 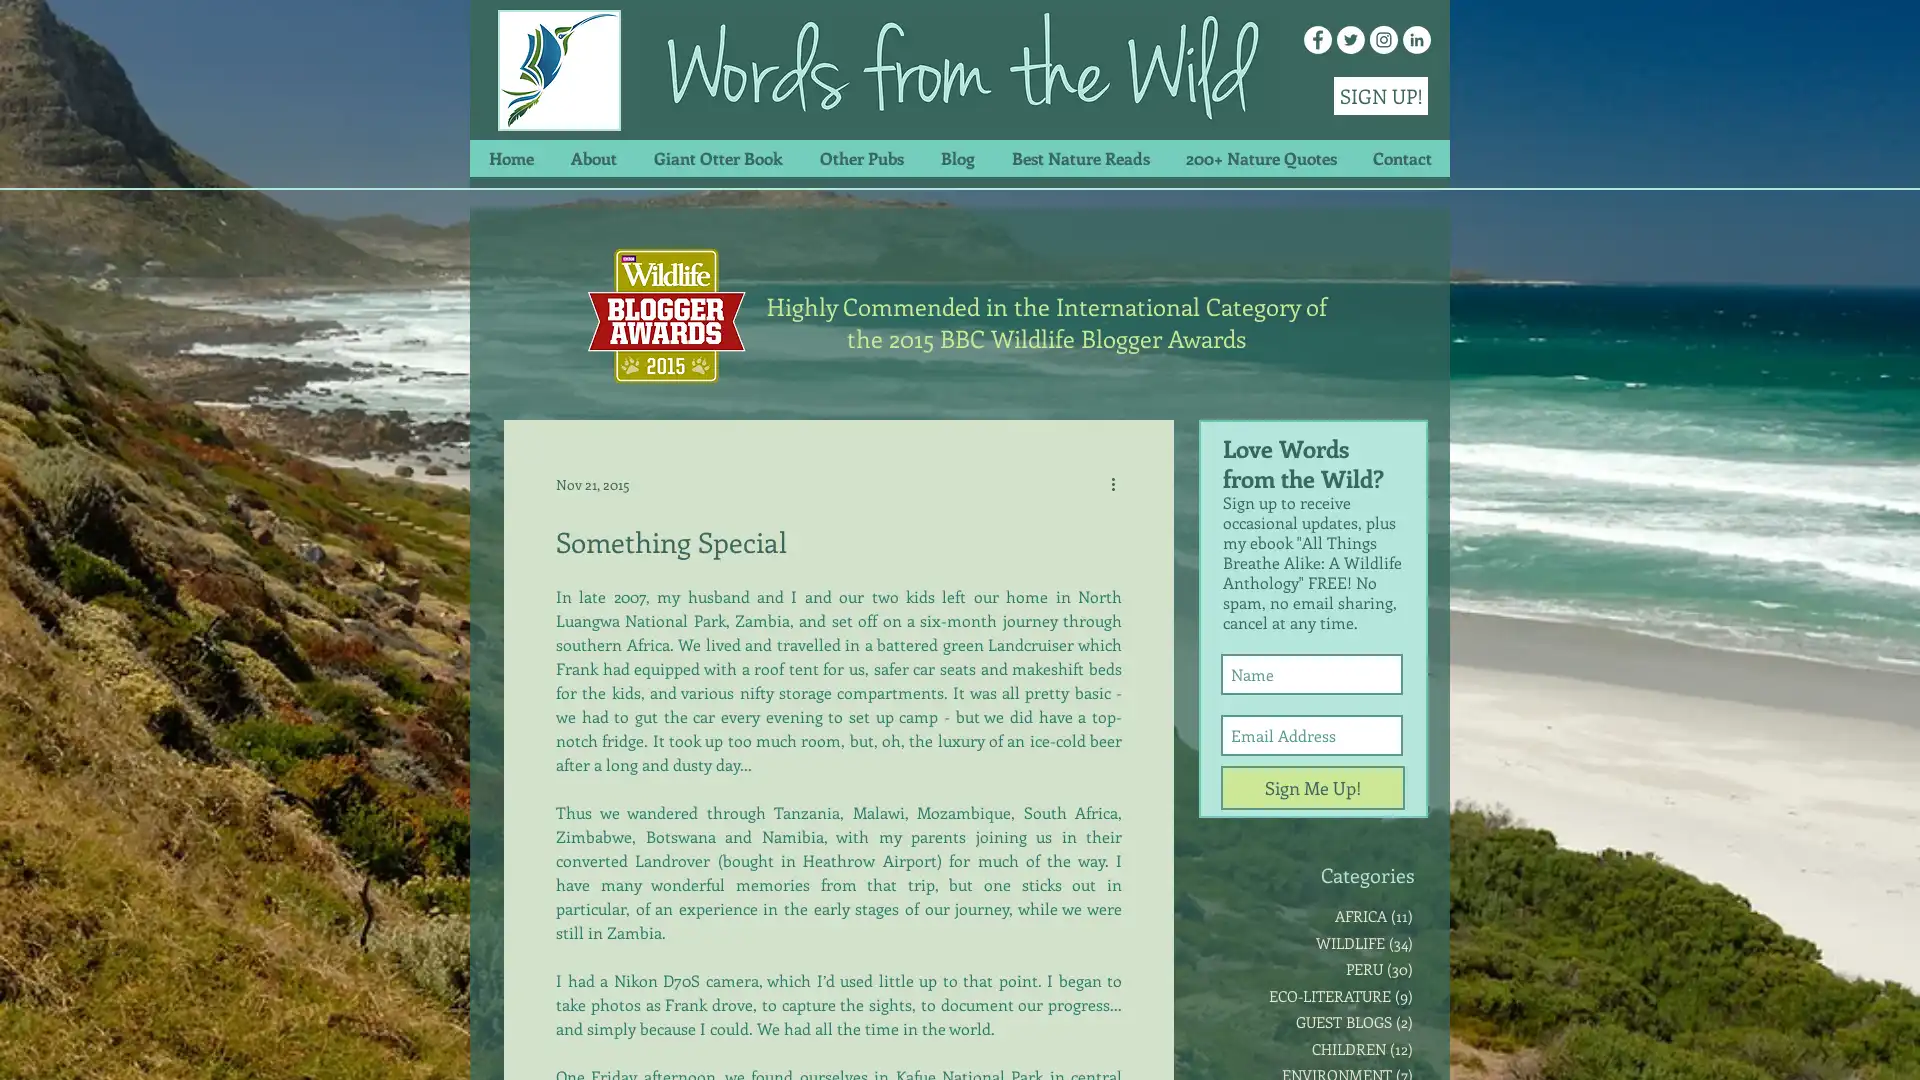 What do you see at coordinates (1895, 1044) in the screenshot?
I see `Close` at bounding box center [1895, 1044].